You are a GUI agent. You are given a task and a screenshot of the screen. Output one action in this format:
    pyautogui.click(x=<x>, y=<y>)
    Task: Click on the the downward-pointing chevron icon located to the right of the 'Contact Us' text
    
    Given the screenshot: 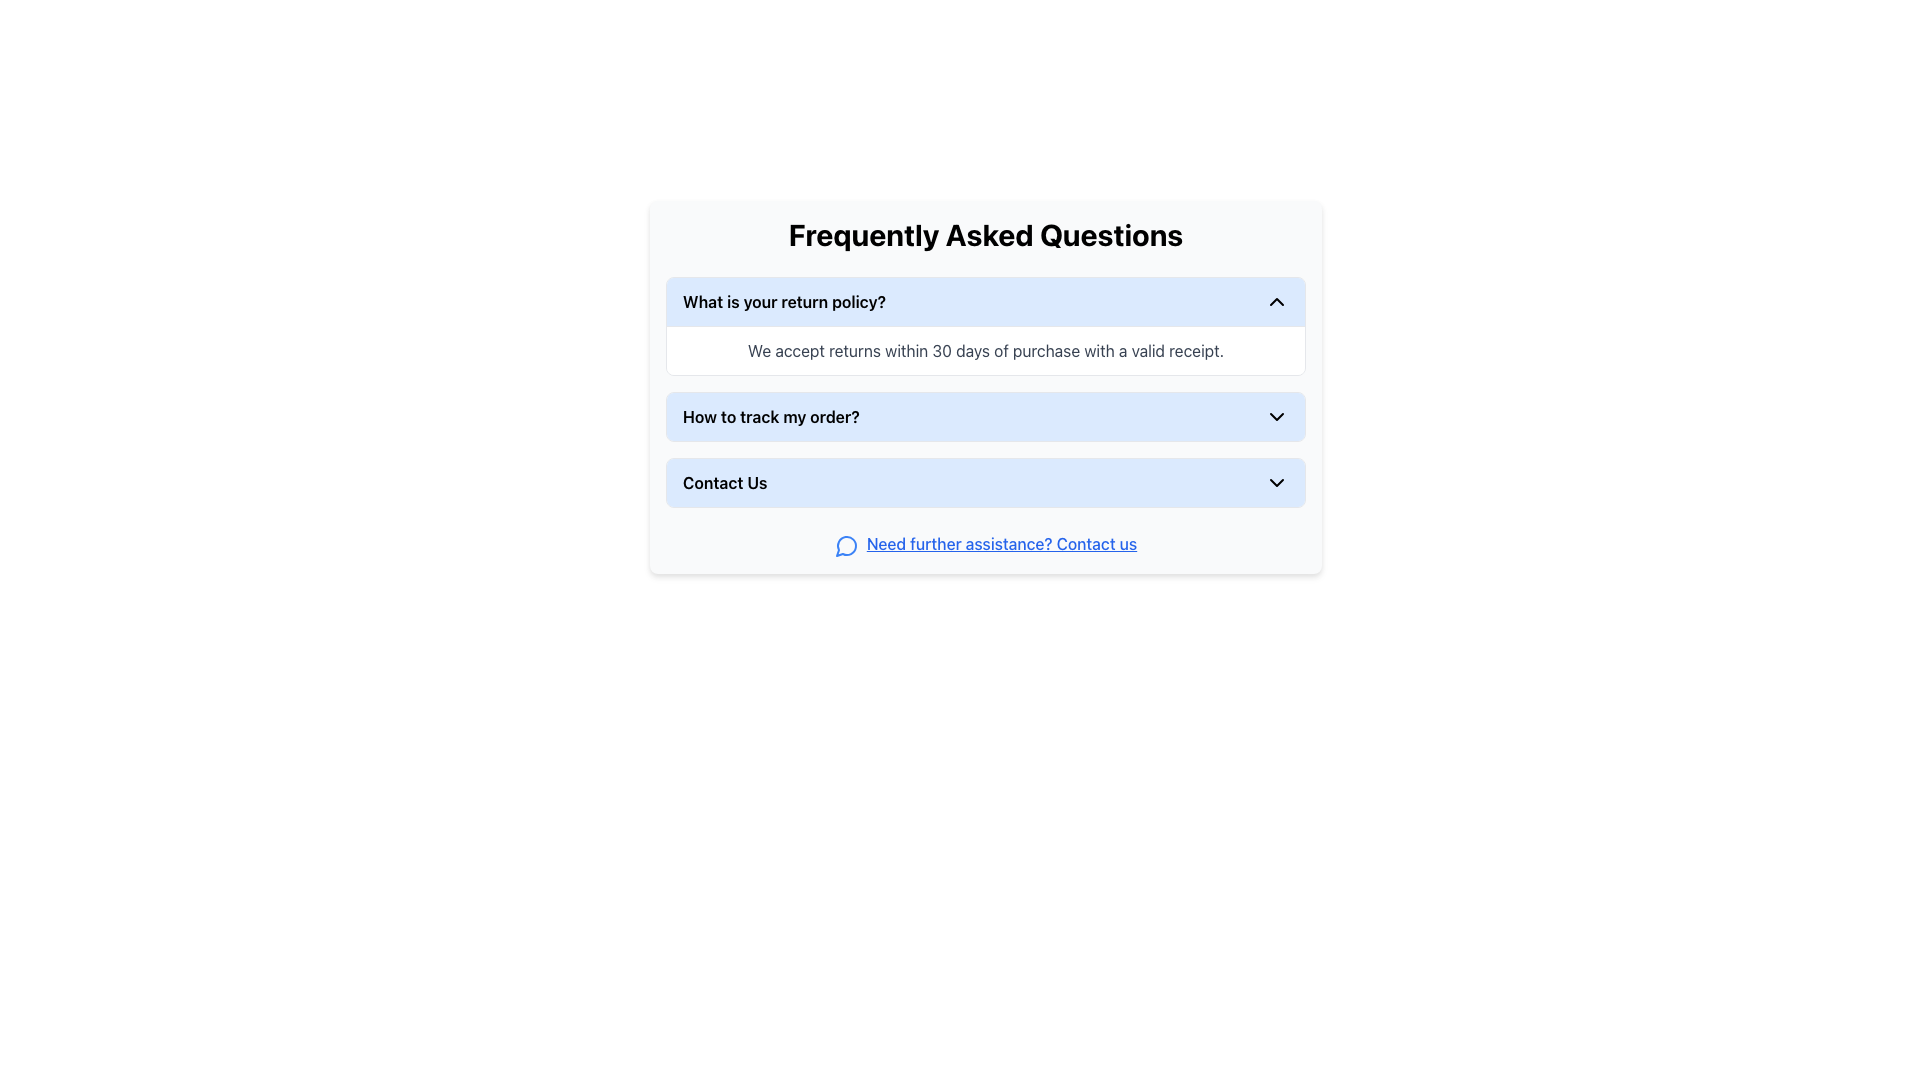 What is the action you would take?
    pyautogui.click(x=1275, y=482)
    